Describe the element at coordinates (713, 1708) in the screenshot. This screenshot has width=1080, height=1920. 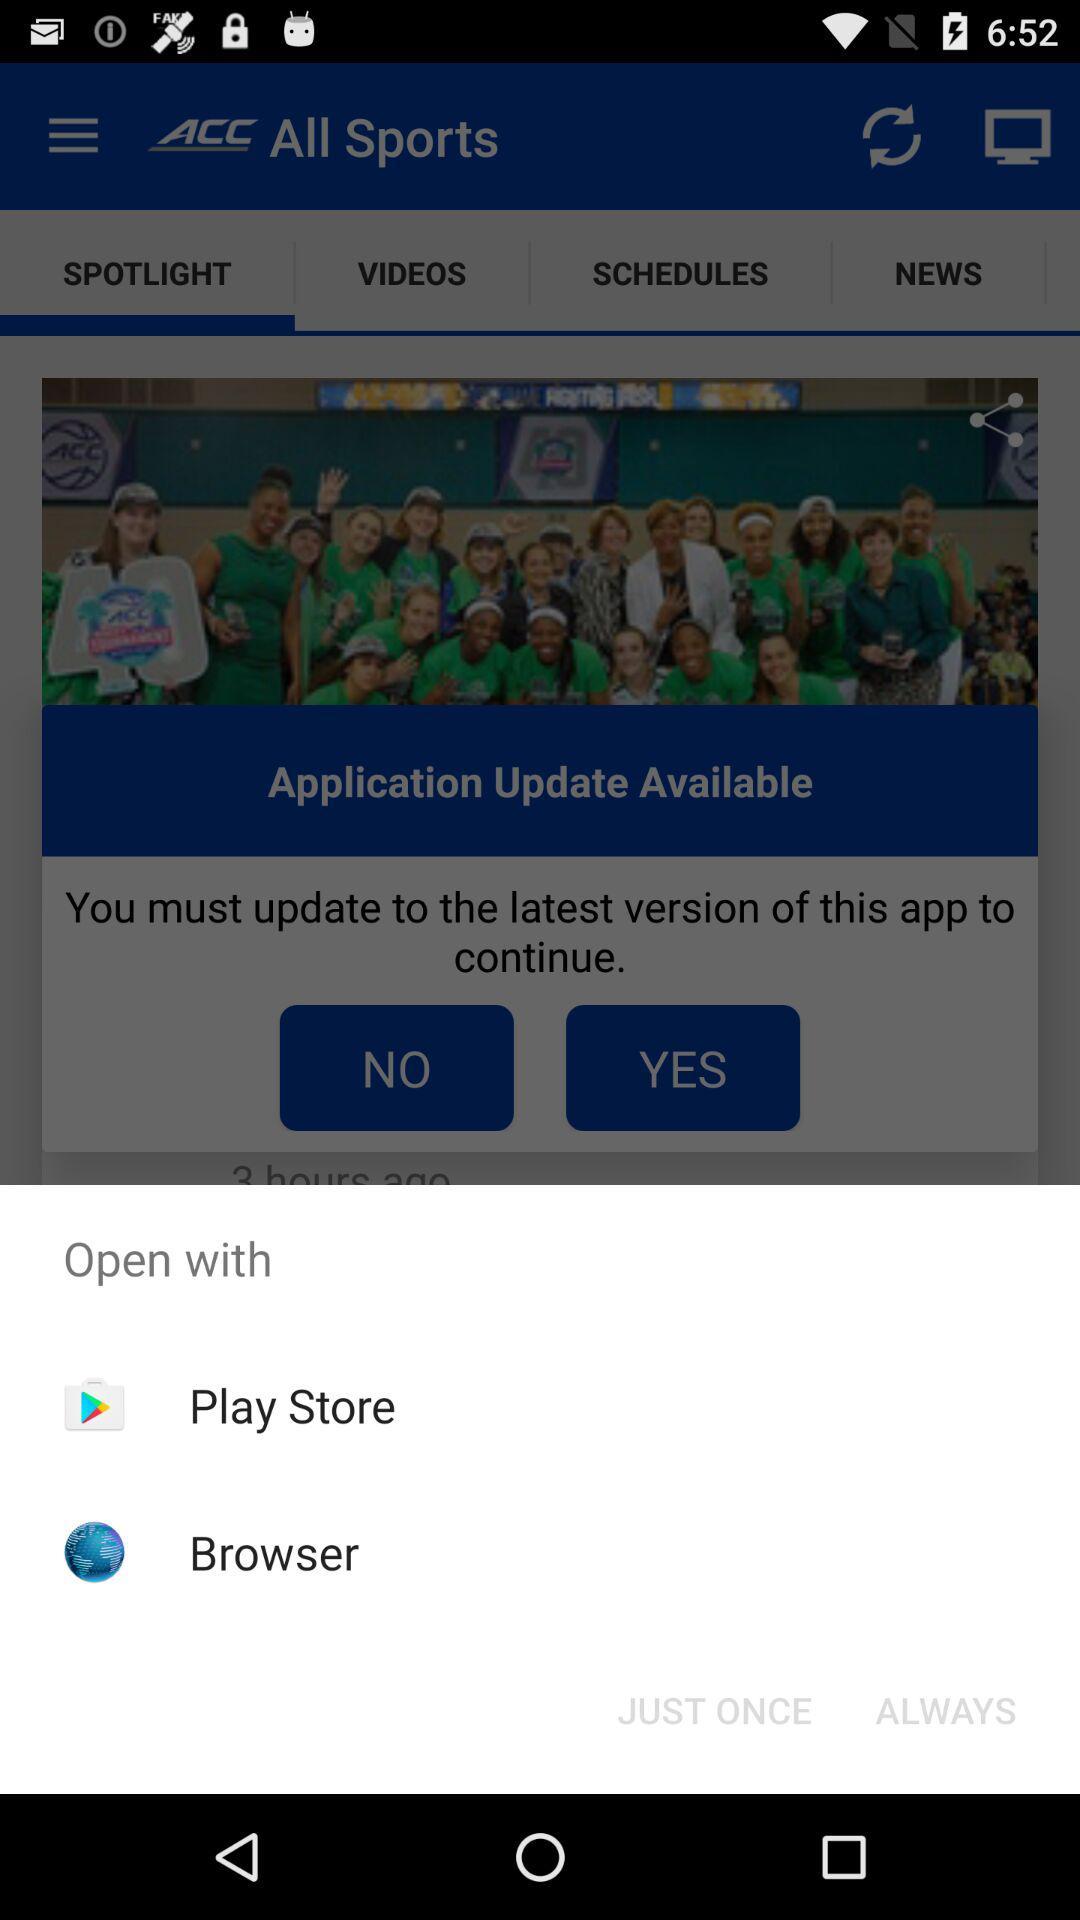
I see `the just once item` at that location.